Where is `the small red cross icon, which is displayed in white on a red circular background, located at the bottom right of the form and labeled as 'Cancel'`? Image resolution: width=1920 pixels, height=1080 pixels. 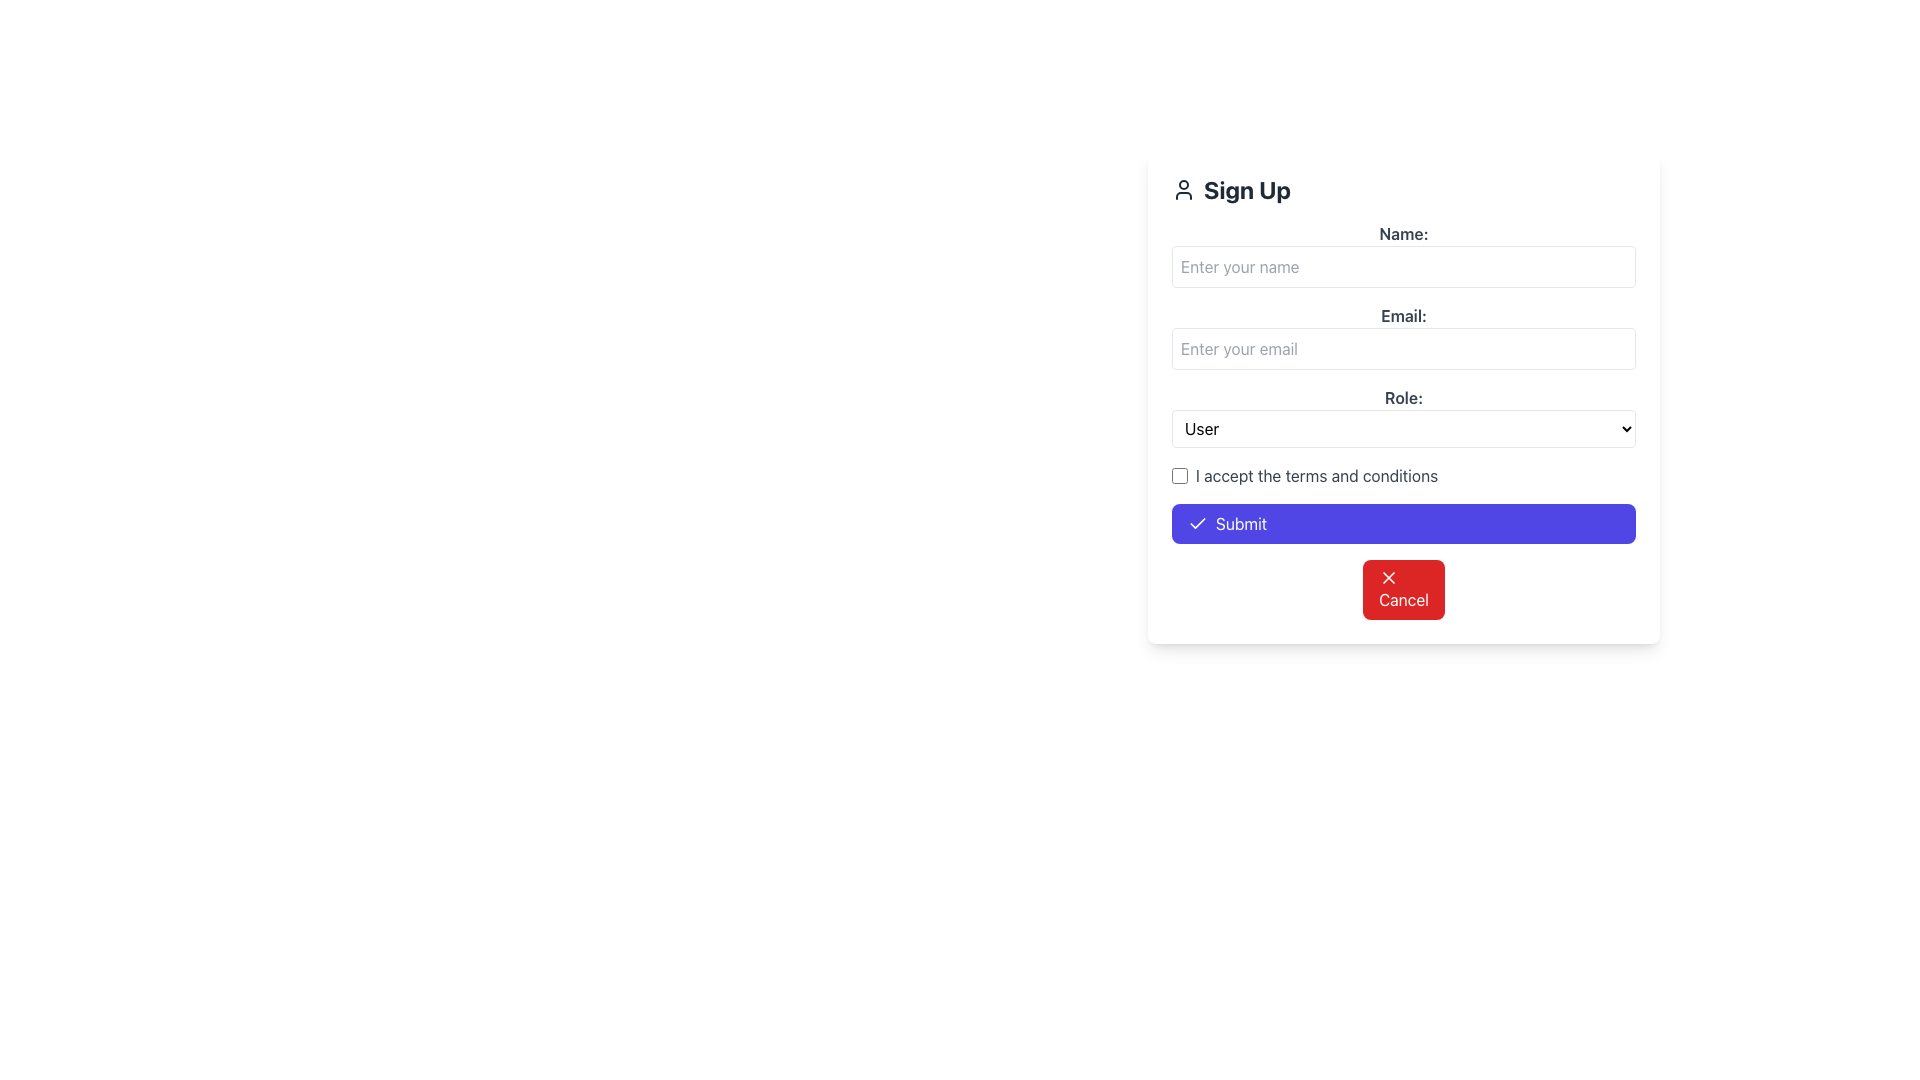
the small red cross icon, which is displayed in white on a red circular background, located at the bottom right of the form and labeled as 'Cancel' is located at coordinates (1388, 578).